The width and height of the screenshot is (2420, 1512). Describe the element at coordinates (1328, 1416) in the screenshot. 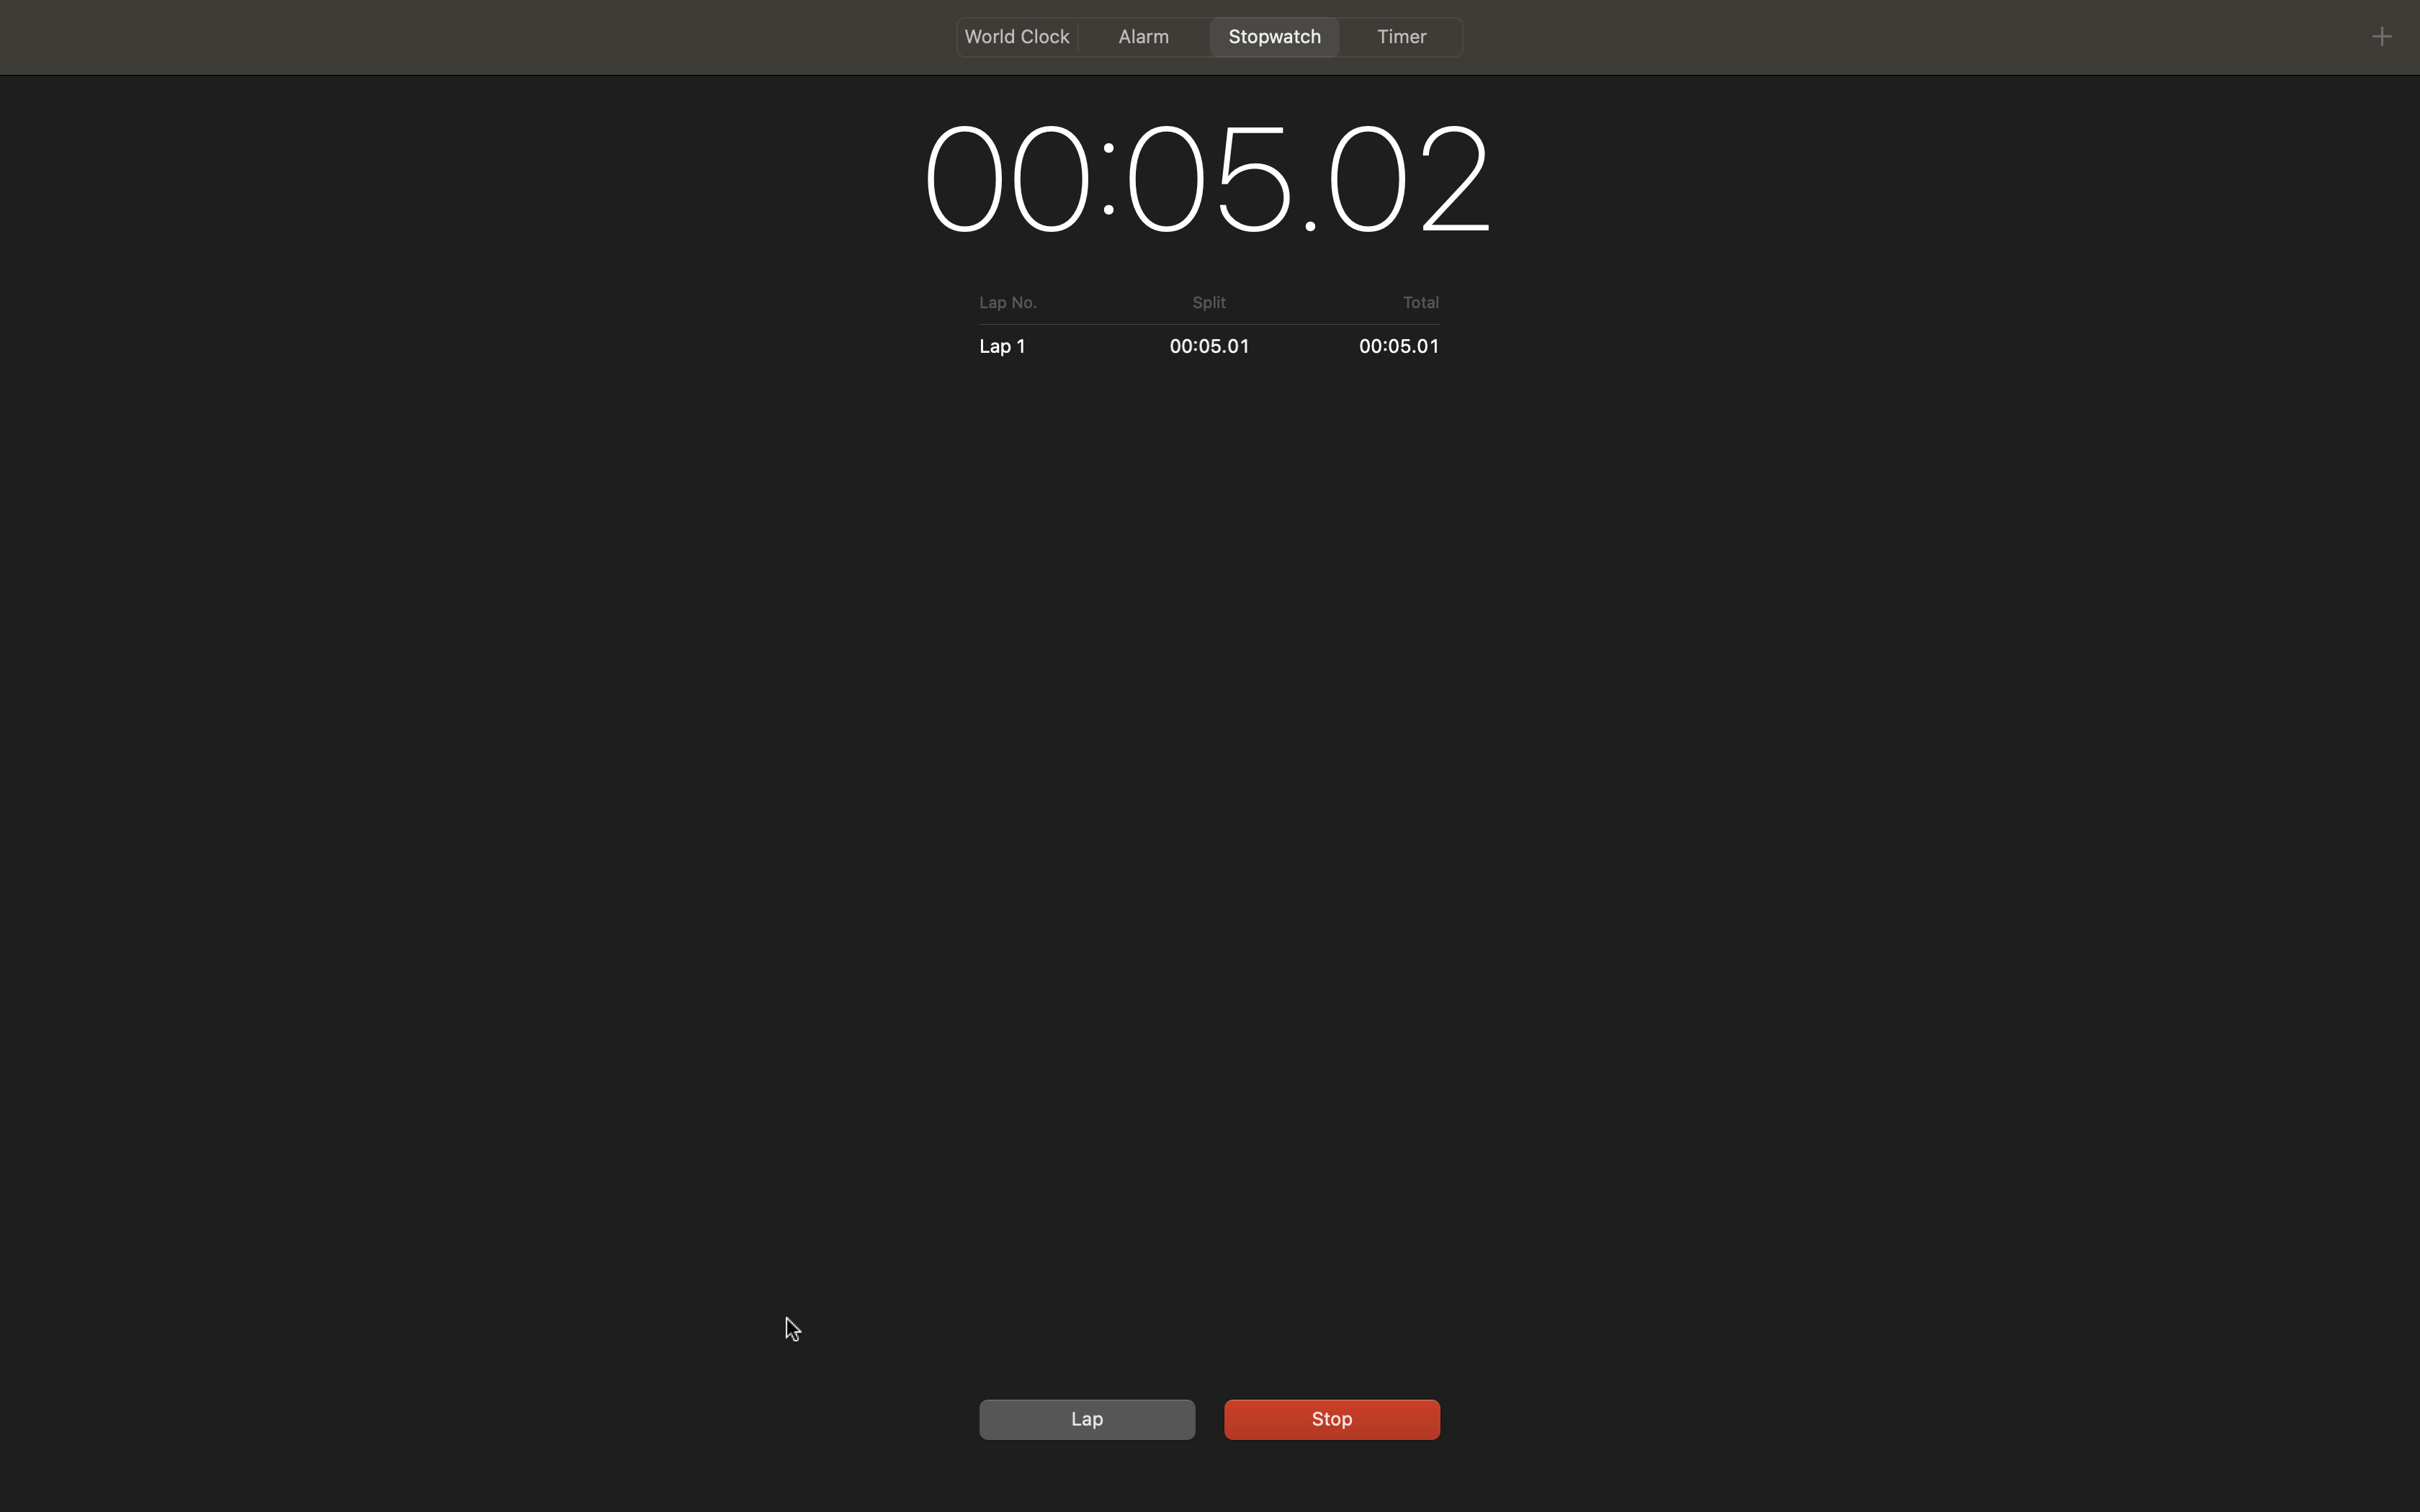

I see `Halt the time tracking on the stopwatch and restore its count to zero` at that location.